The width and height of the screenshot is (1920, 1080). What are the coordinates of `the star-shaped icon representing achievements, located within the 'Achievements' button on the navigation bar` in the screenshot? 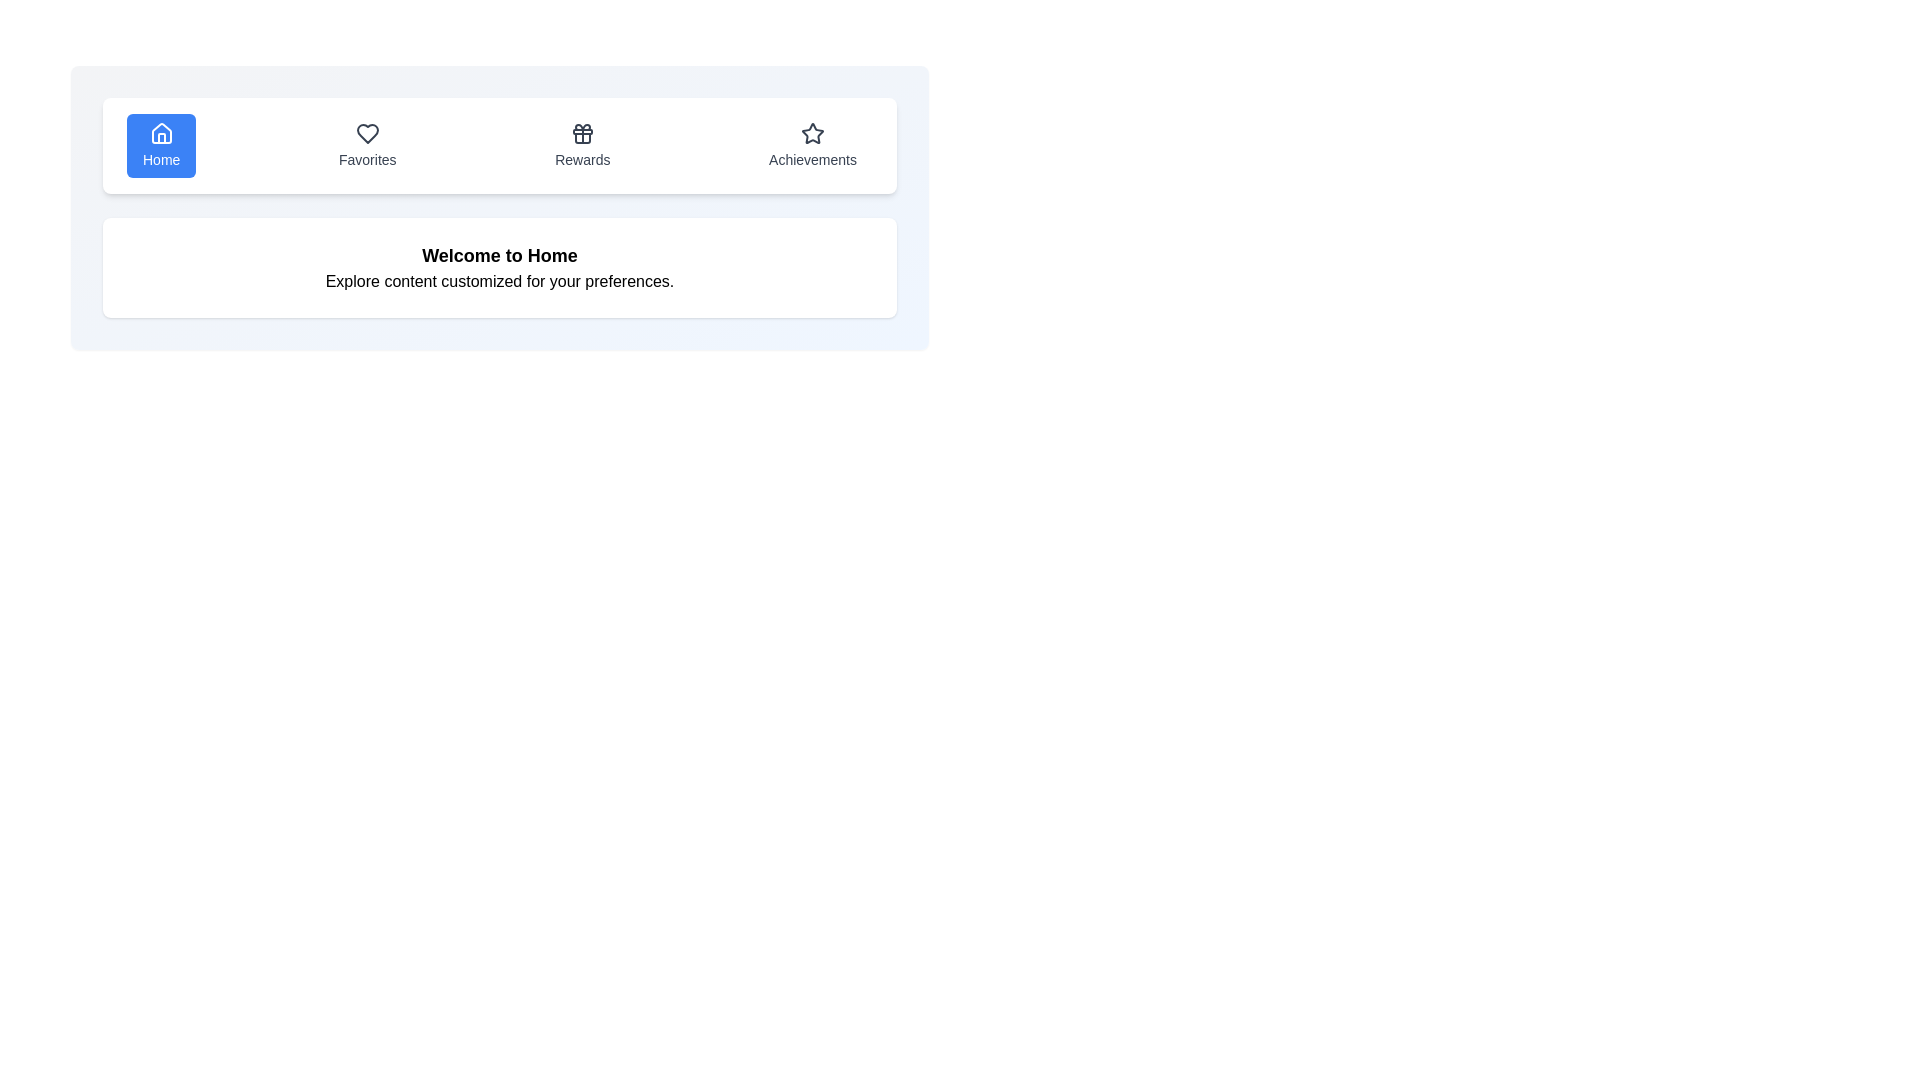 It's located at (813, 134).